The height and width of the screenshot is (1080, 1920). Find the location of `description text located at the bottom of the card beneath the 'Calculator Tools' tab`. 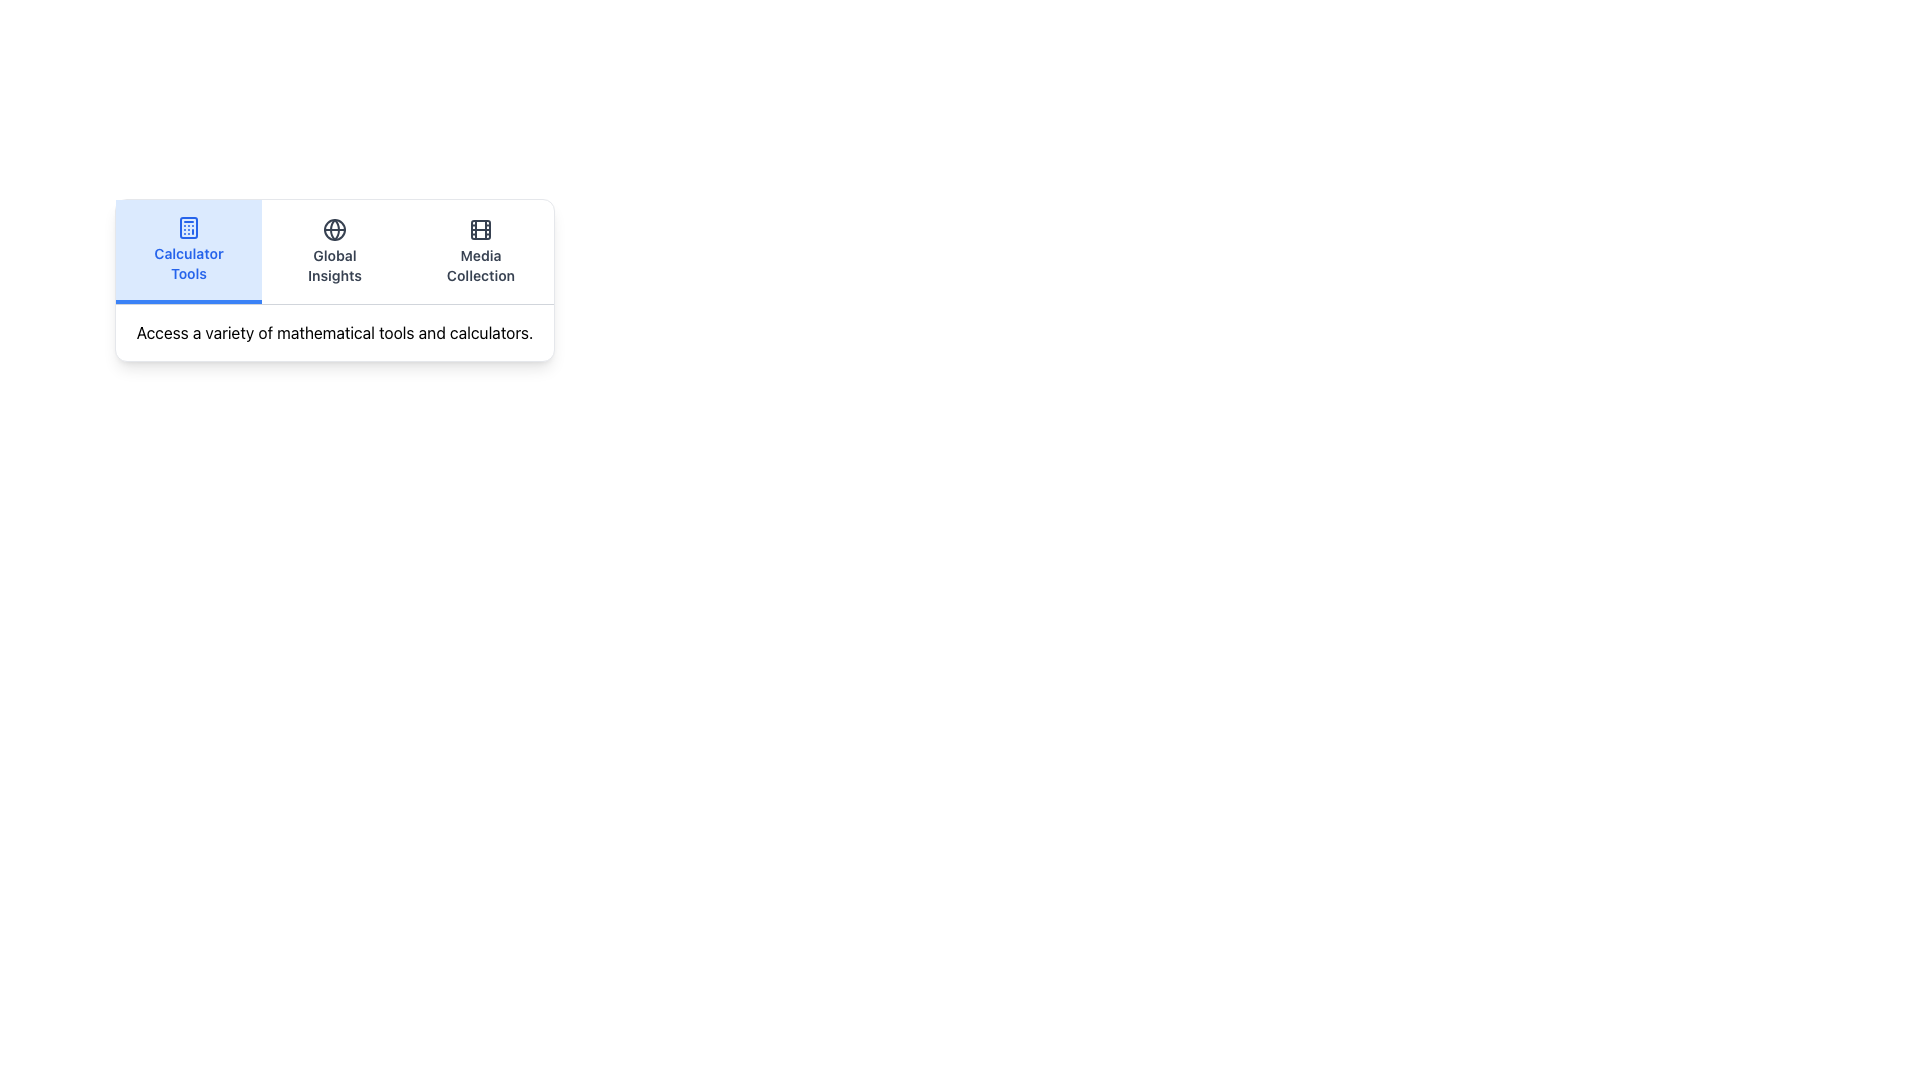

description text located at the bottom of the card beneath the 'Calculator Tools' tab is located at coordinates (335, 331).